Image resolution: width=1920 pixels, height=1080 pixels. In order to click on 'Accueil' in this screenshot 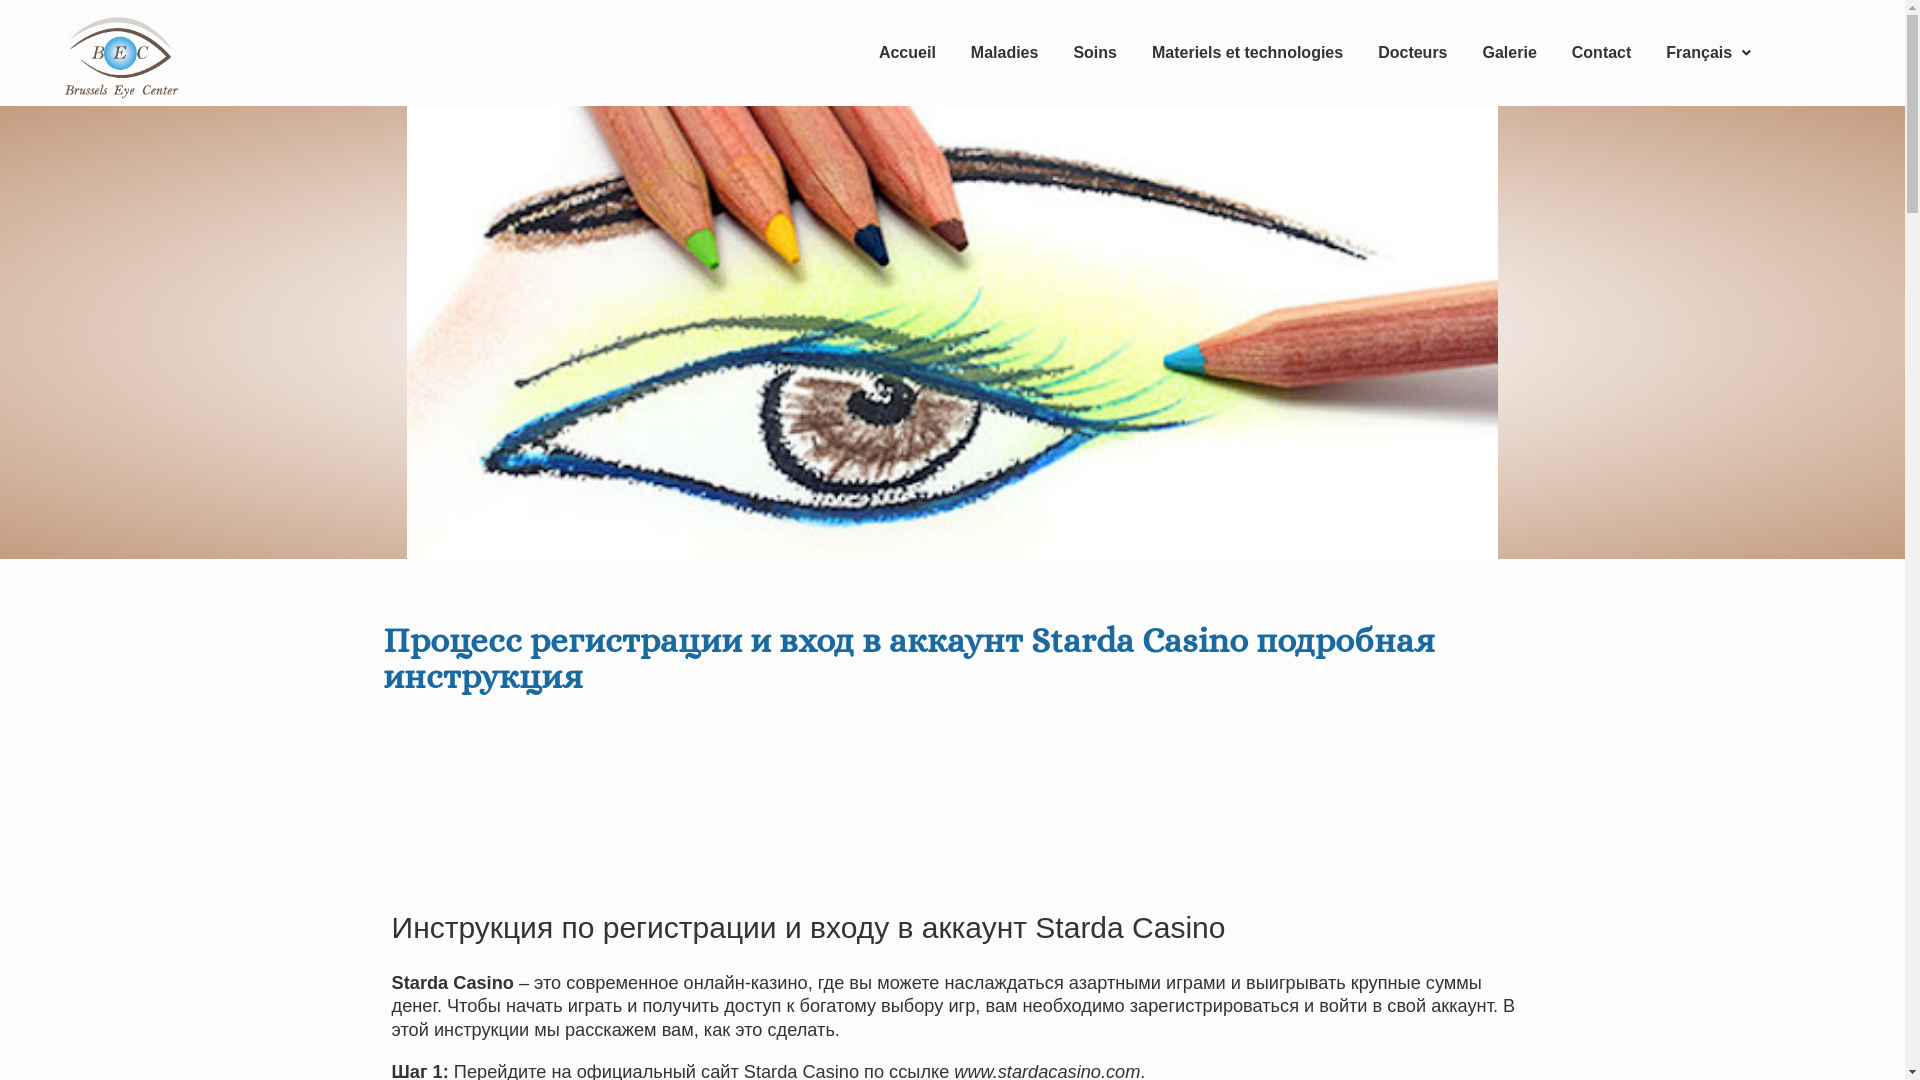, I will do `click(906, 52)`.